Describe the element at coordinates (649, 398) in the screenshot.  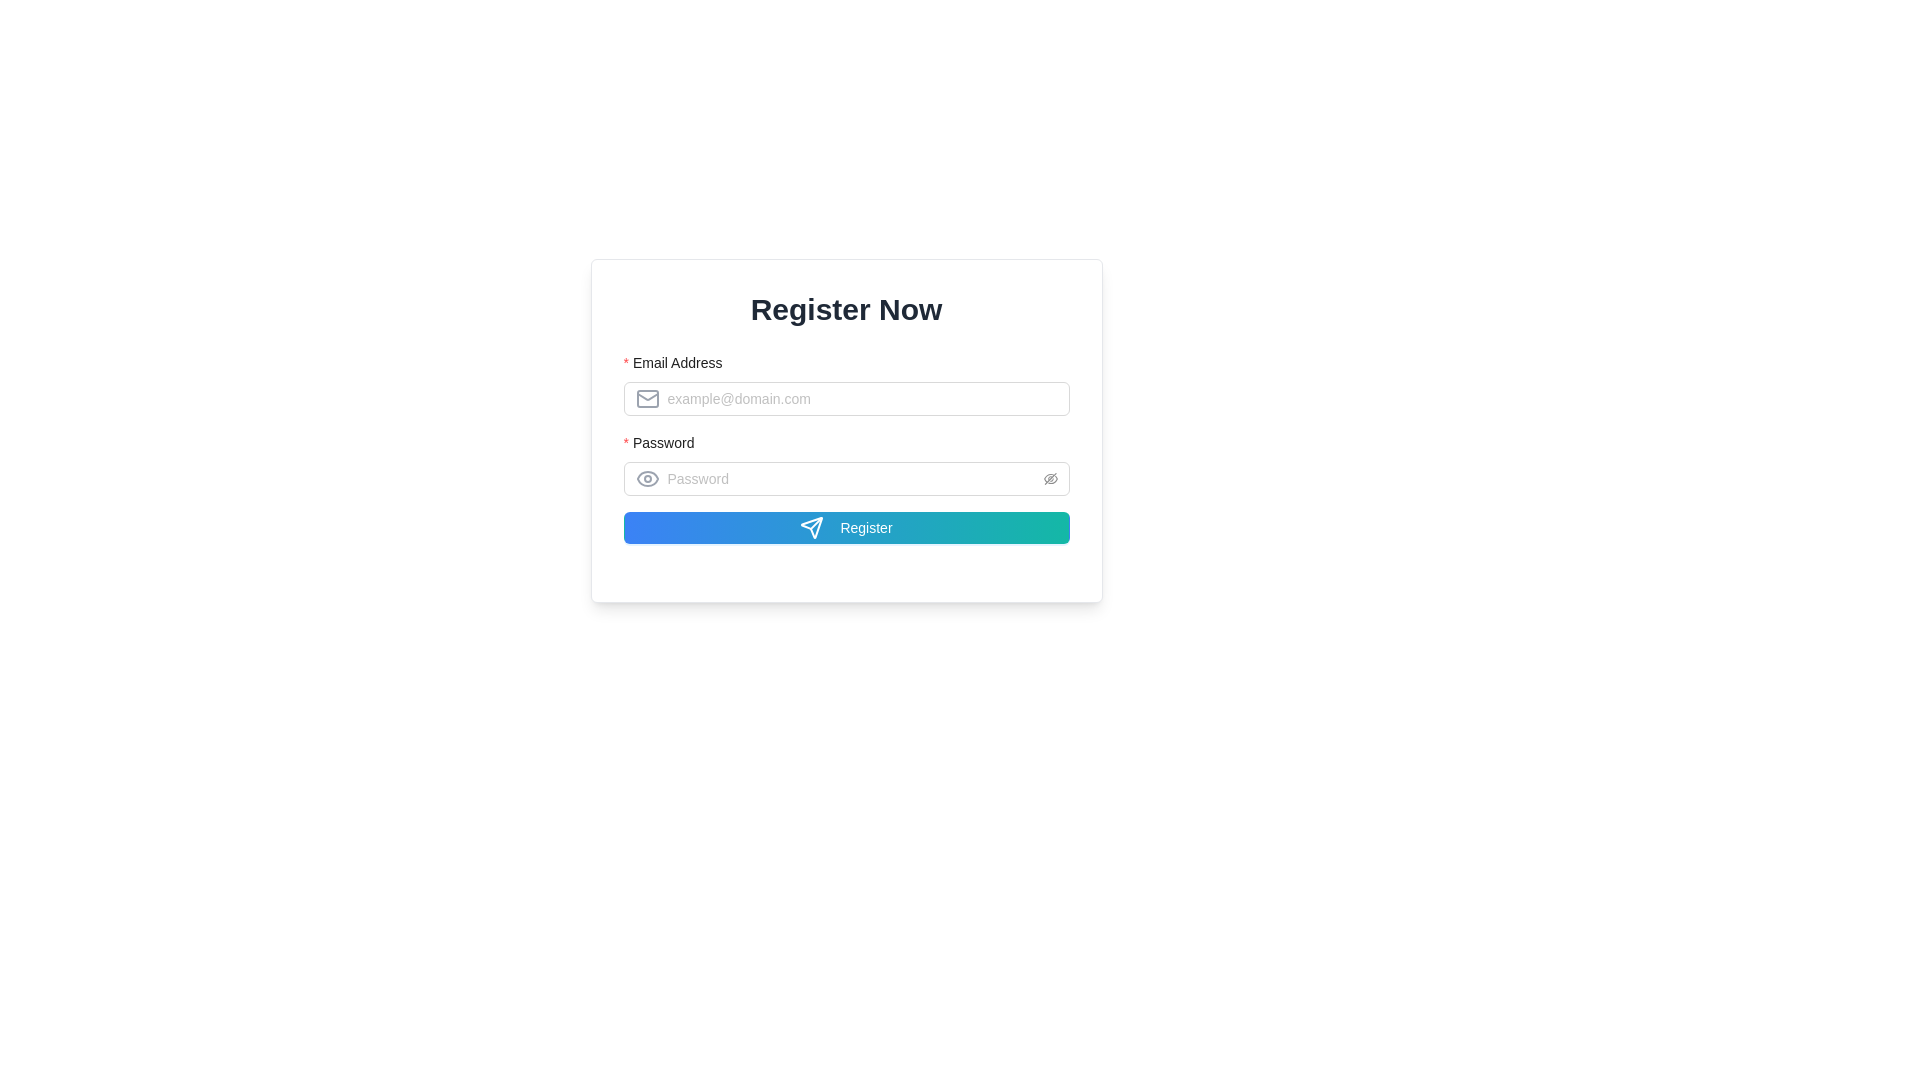
I see `the gray SVG envelope icon located inside the 'Email Address' input field on the registration form` at that location.